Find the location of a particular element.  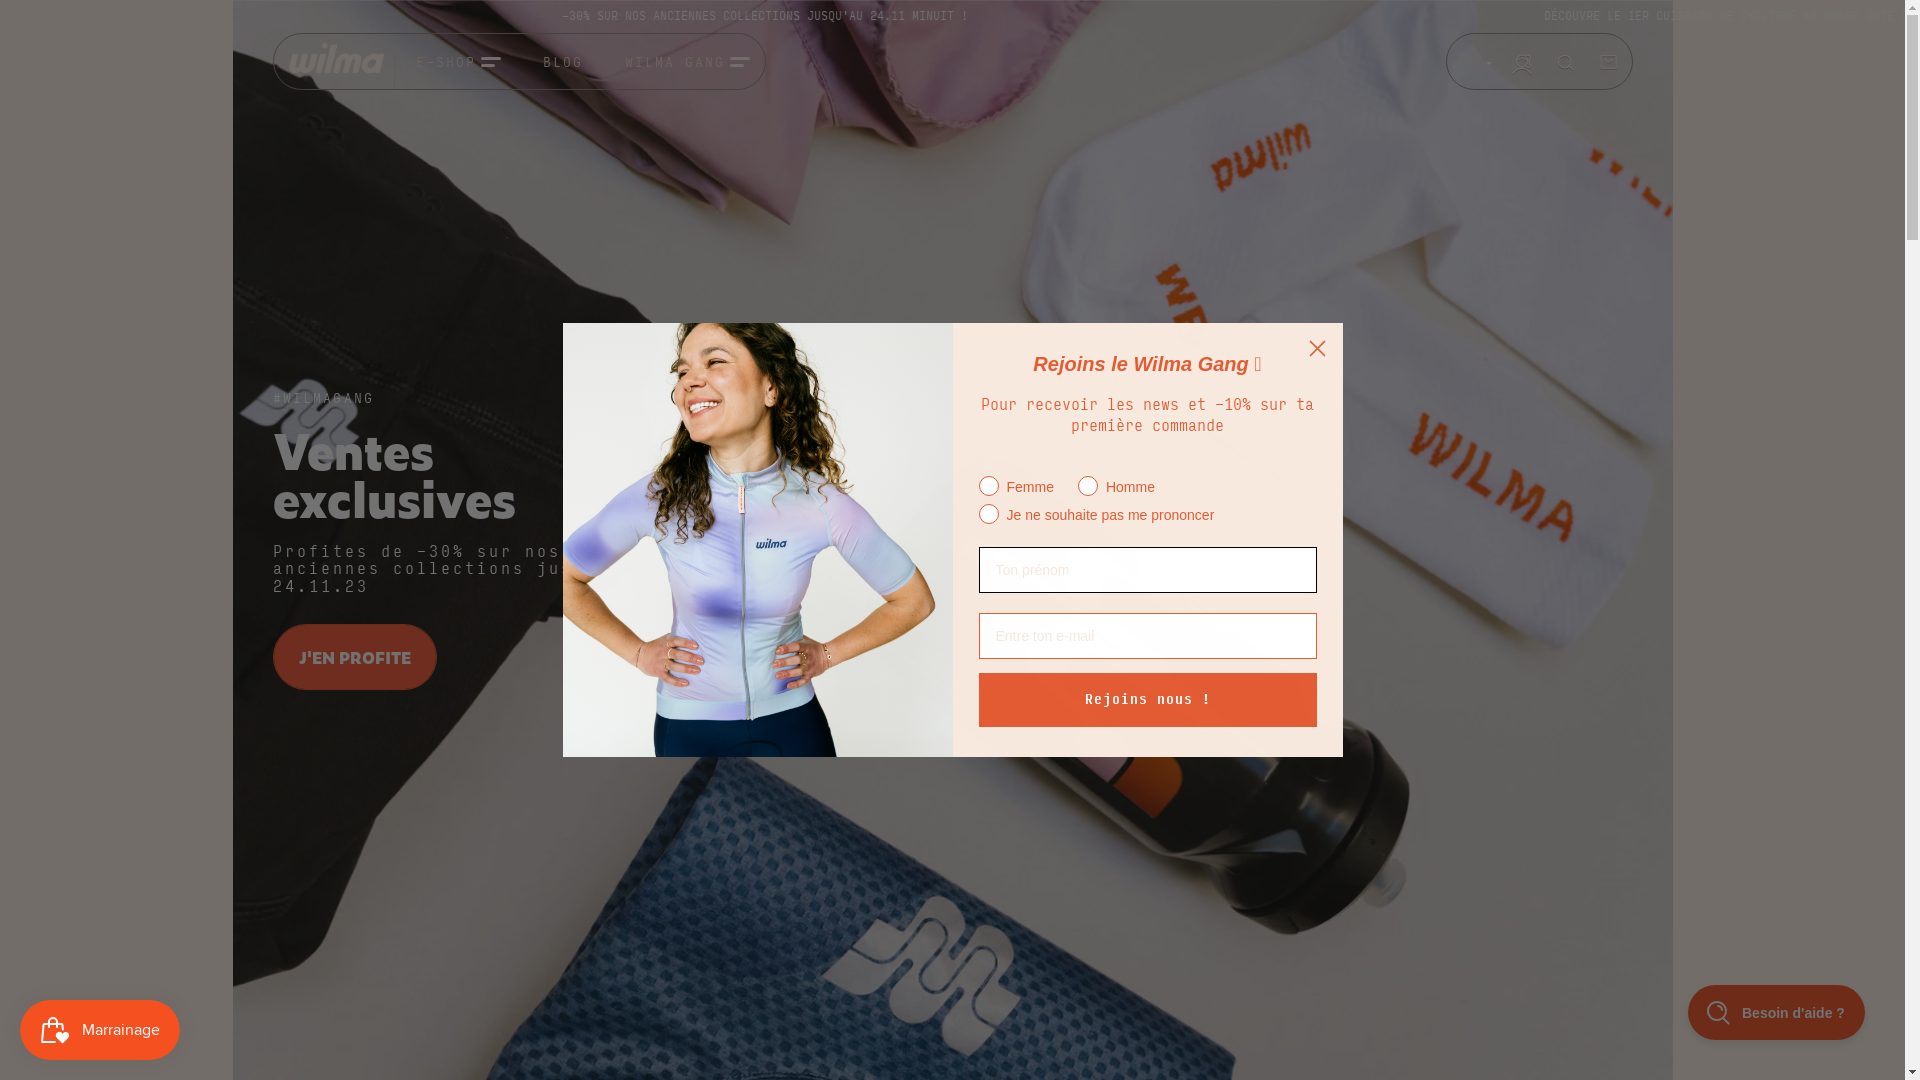

'BLOG is located at coordinates (542, 60).